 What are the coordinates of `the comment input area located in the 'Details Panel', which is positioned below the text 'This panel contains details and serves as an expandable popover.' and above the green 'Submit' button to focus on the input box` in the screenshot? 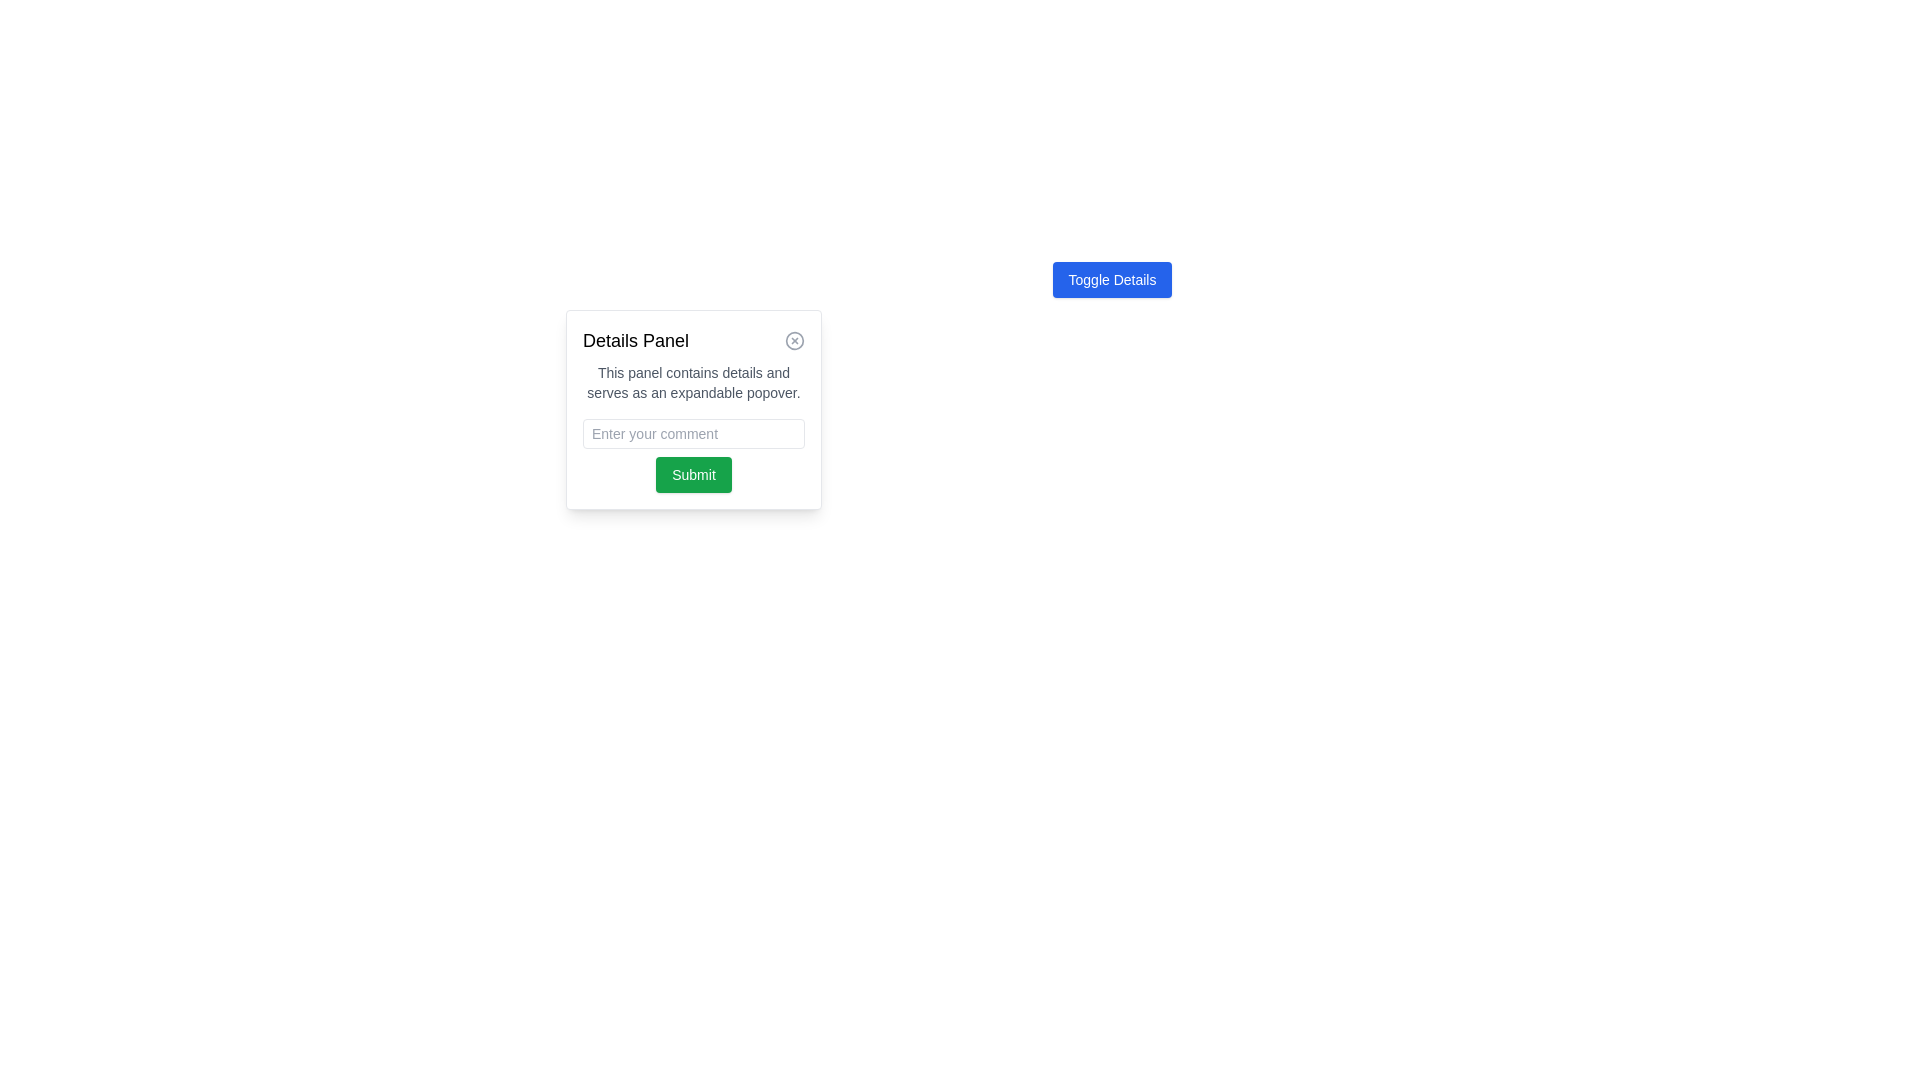 It's located at (694, 433).